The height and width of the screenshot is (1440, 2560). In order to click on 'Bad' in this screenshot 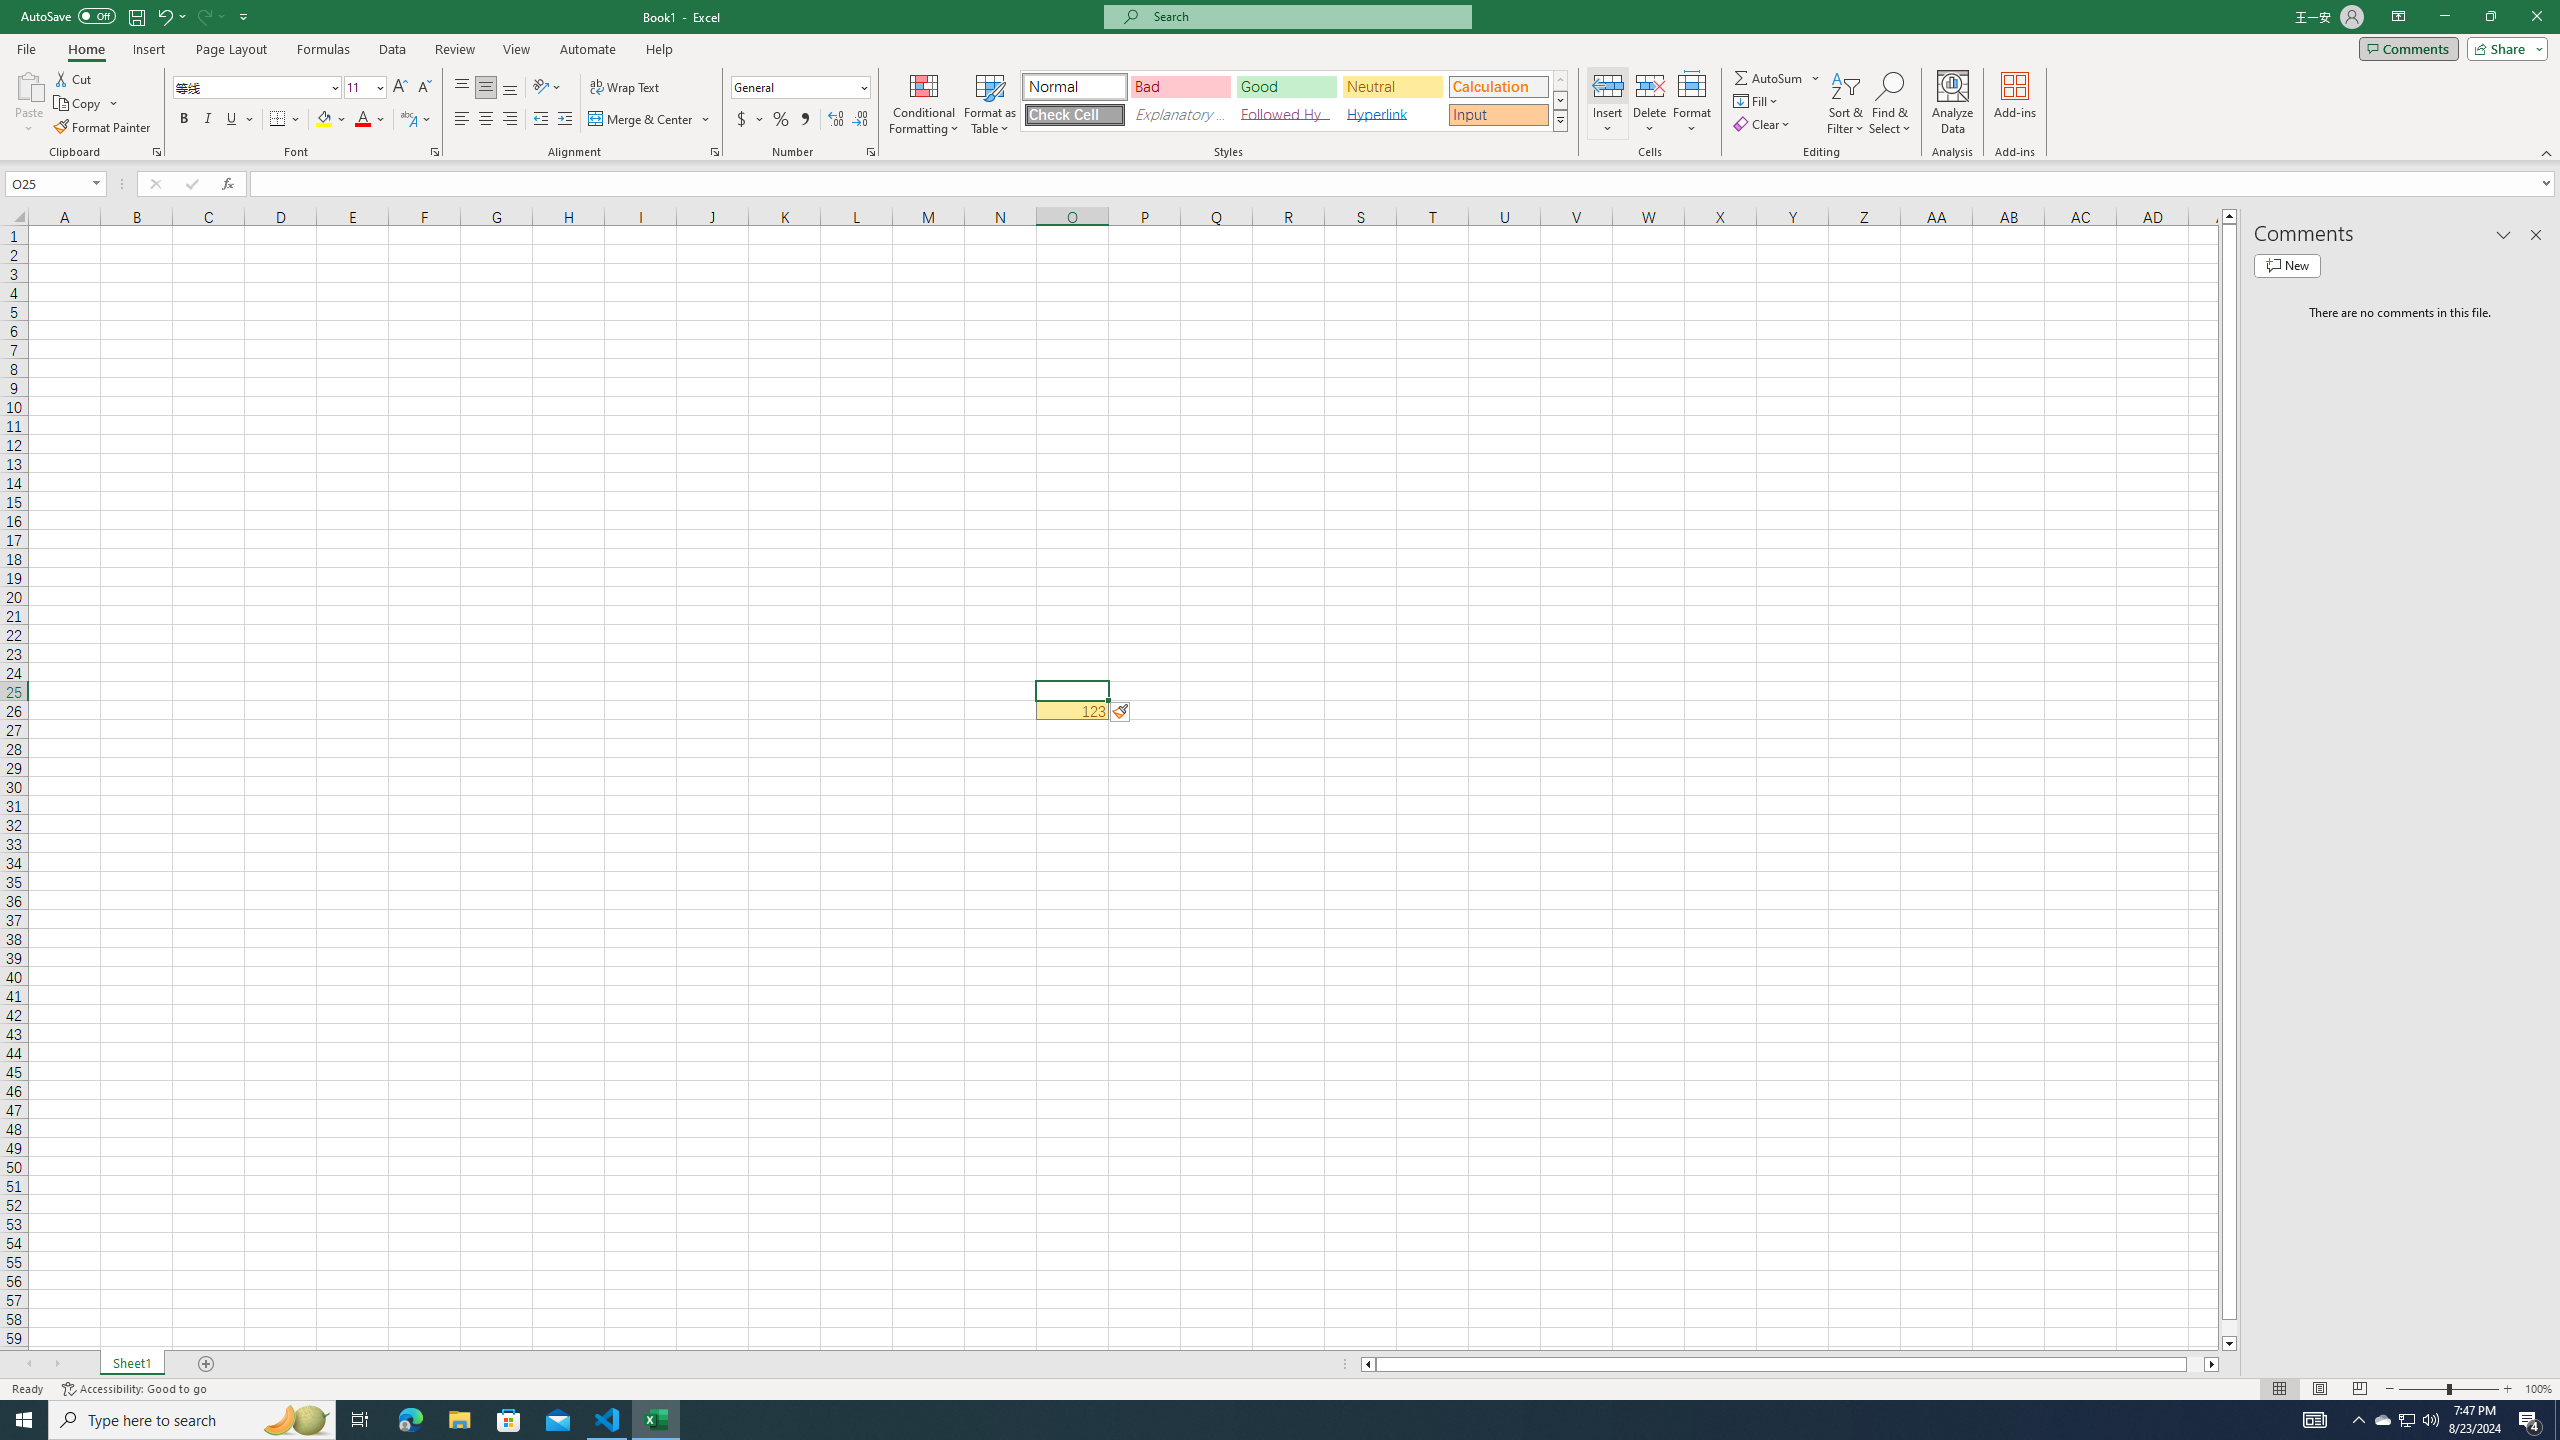, I will do `click(1181, 87)`.